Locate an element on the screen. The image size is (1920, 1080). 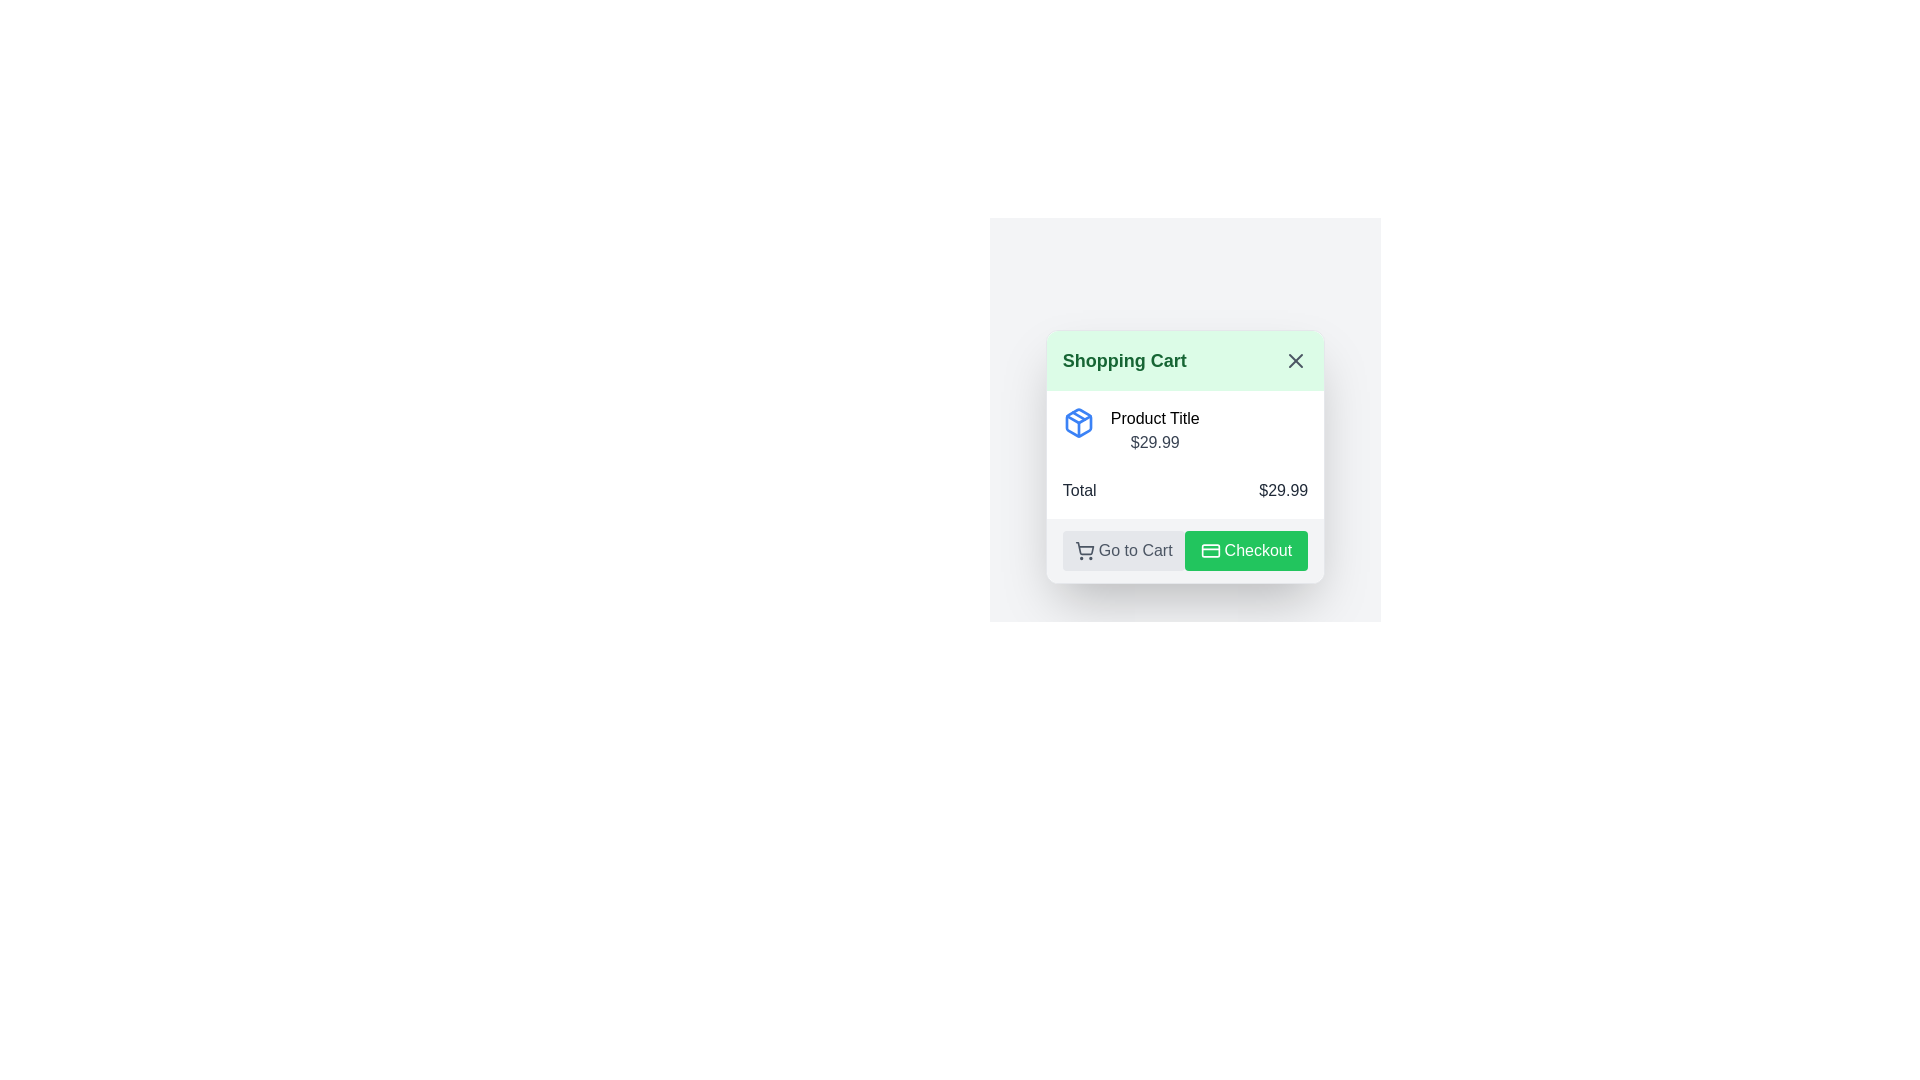
the green 'Checkout' button located at the bottom-right corner of the 'Shopping Cart' dialog box is located at coordinates (1245, 551).